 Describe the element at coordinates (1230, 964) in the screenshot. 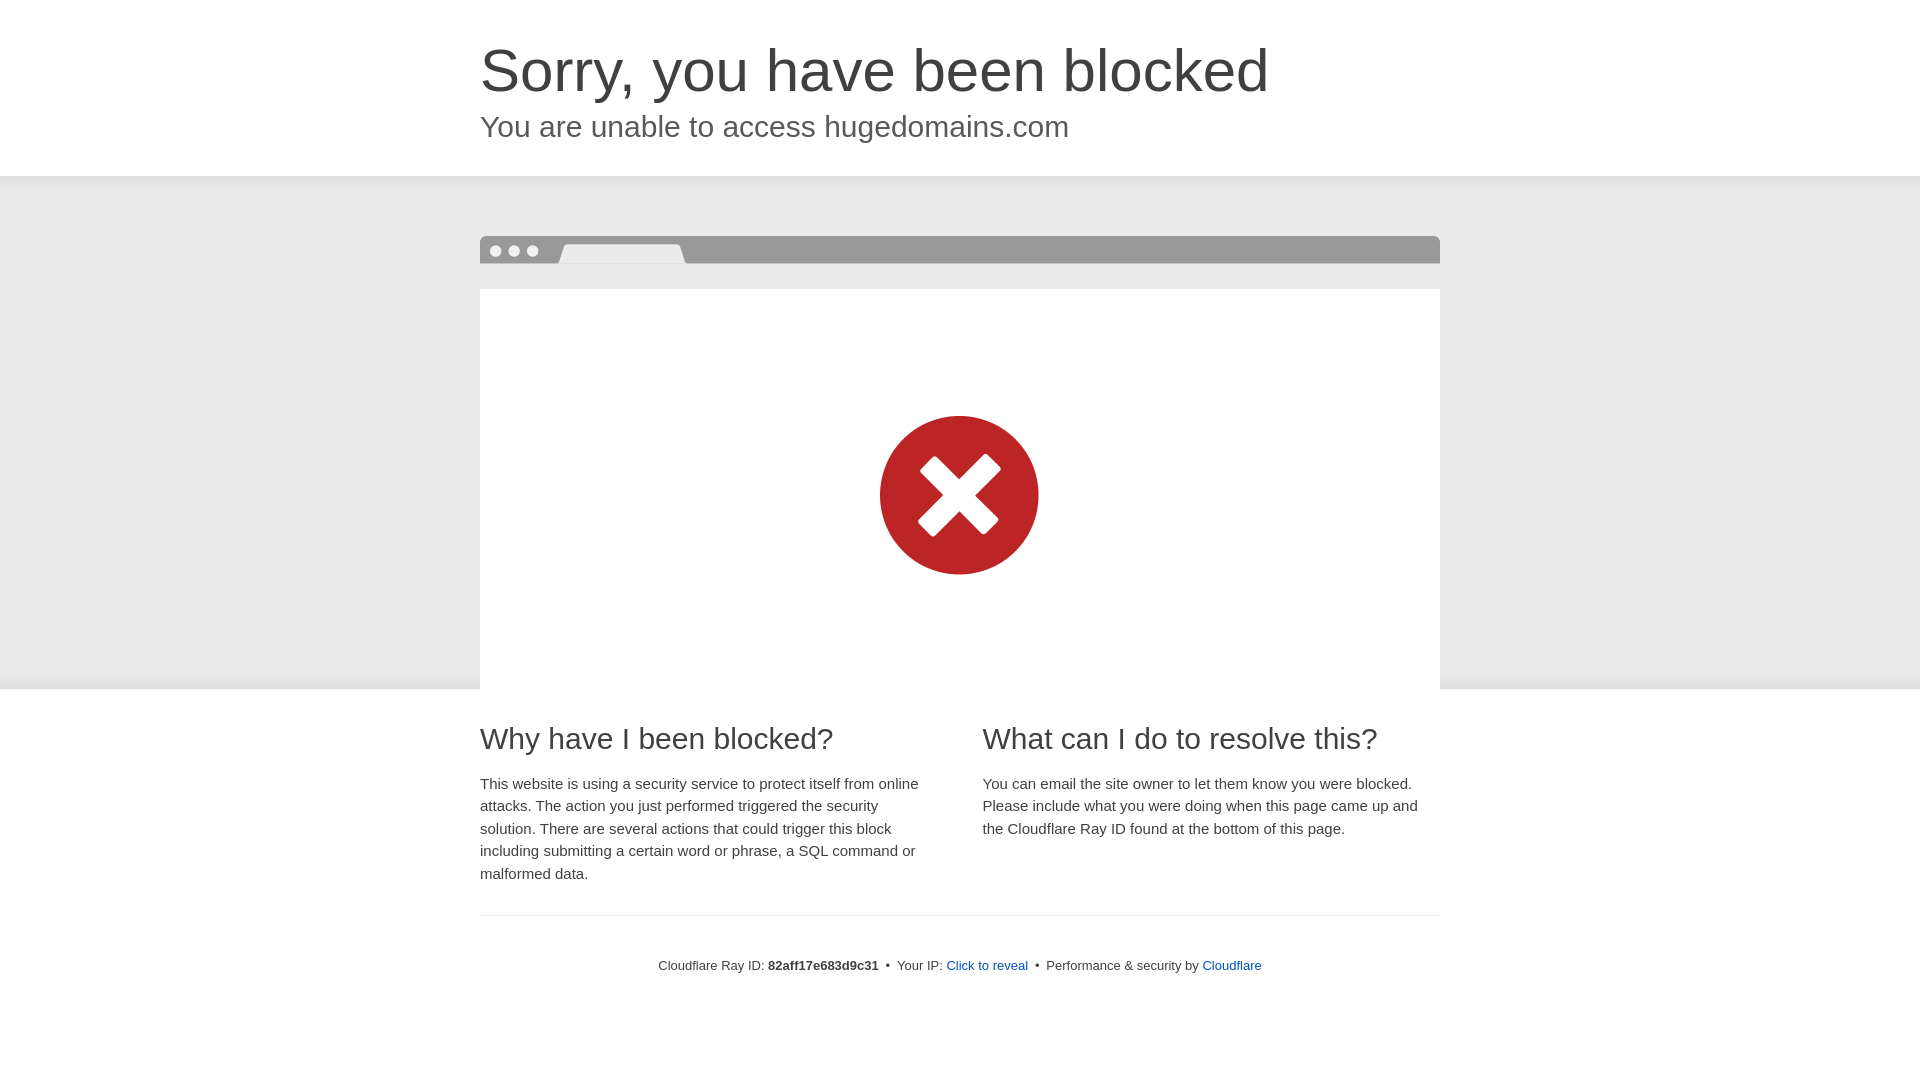

I see `'Cloudflare'` at that location.